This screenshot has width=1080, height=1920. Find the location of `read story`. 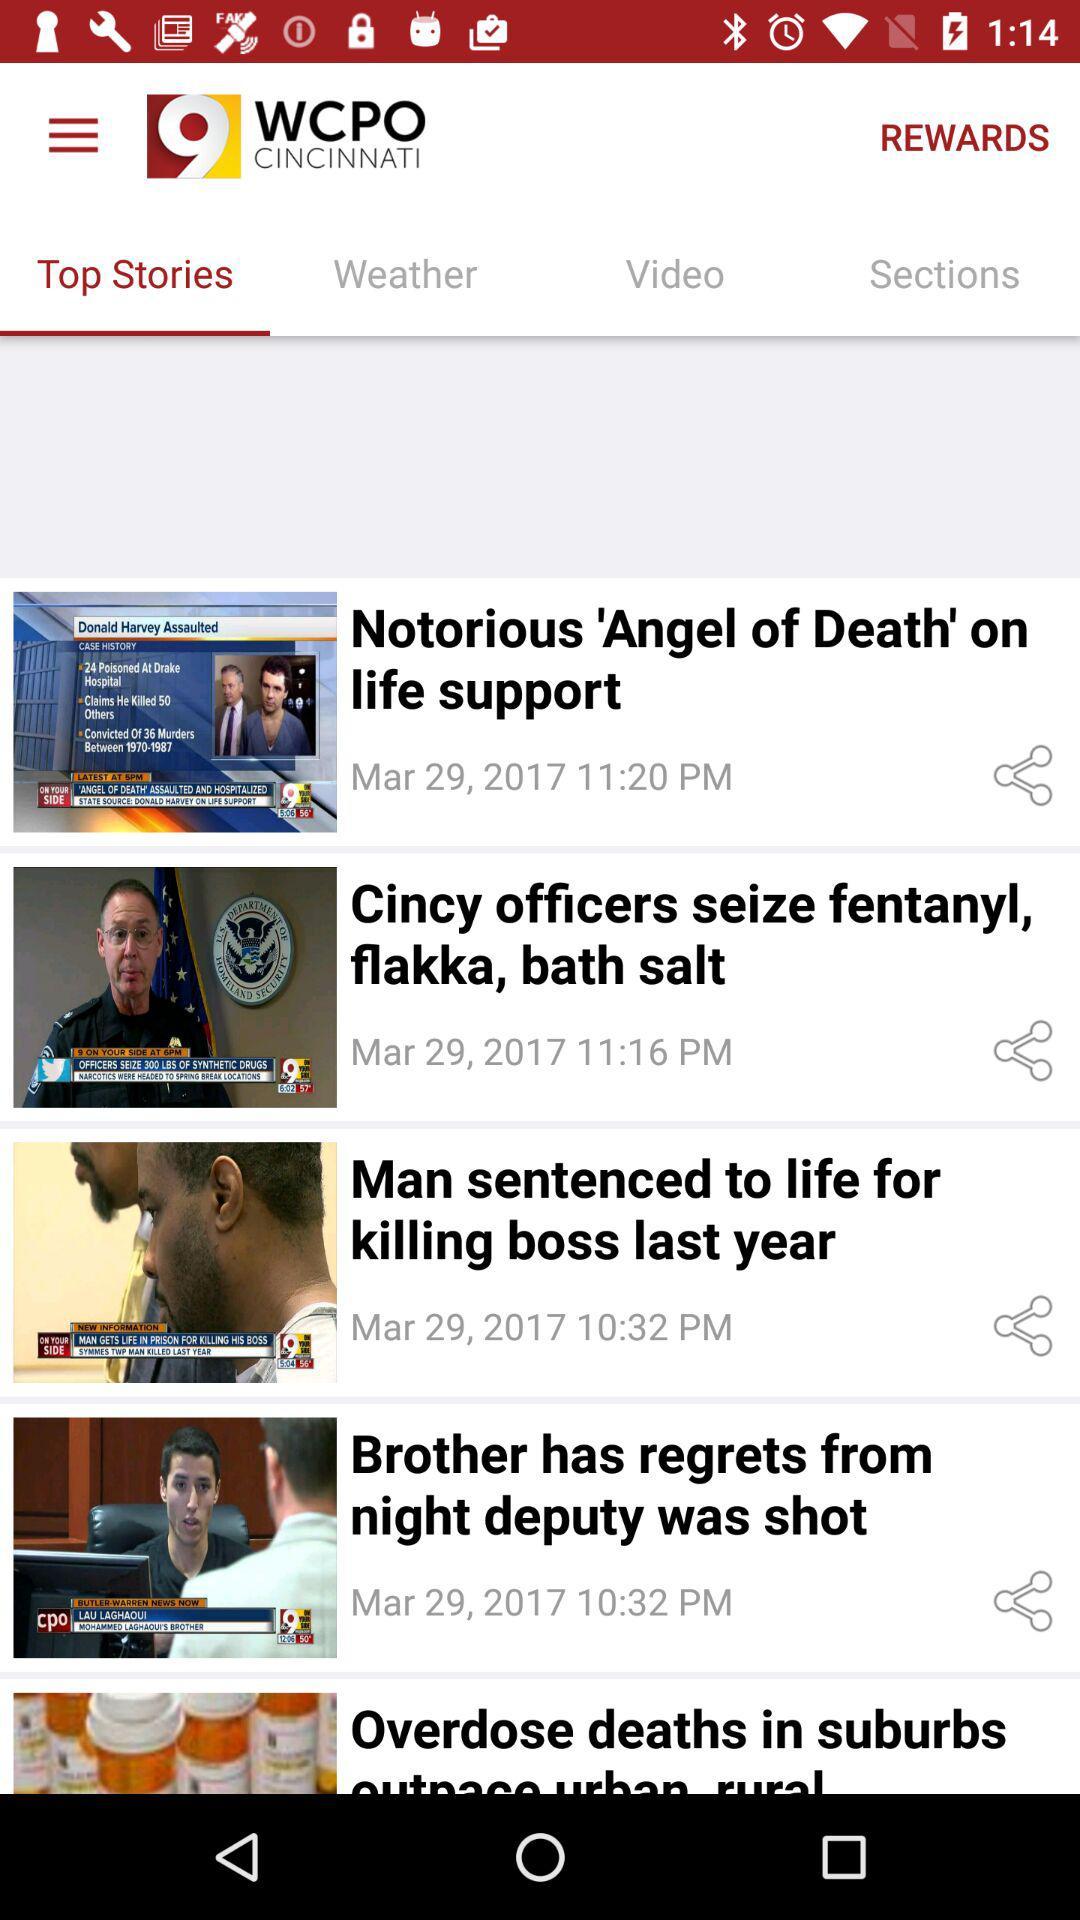

read story is located at coordinates (174, 987).